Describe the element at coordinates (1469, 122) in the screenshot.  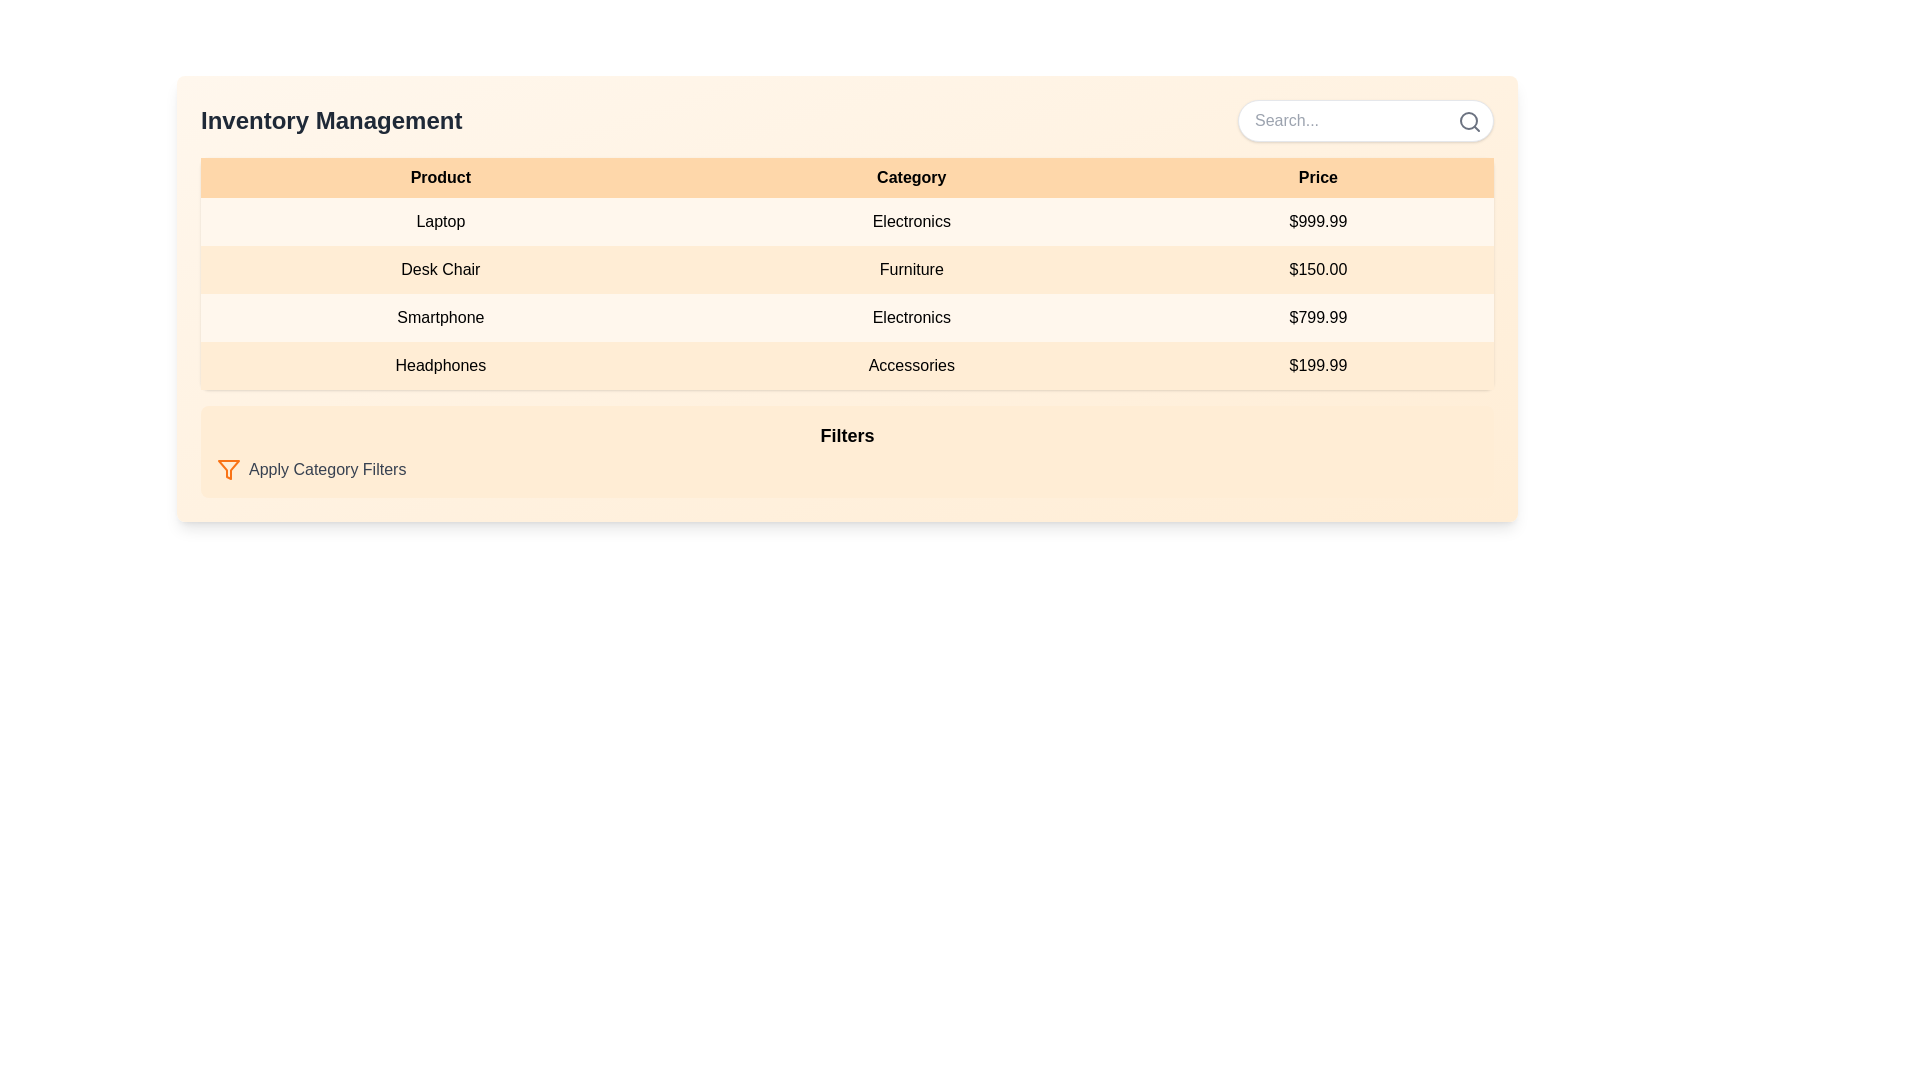
I see `the magnifying glass icon located at the far right of the search input field to initiate a search operation` at that location.